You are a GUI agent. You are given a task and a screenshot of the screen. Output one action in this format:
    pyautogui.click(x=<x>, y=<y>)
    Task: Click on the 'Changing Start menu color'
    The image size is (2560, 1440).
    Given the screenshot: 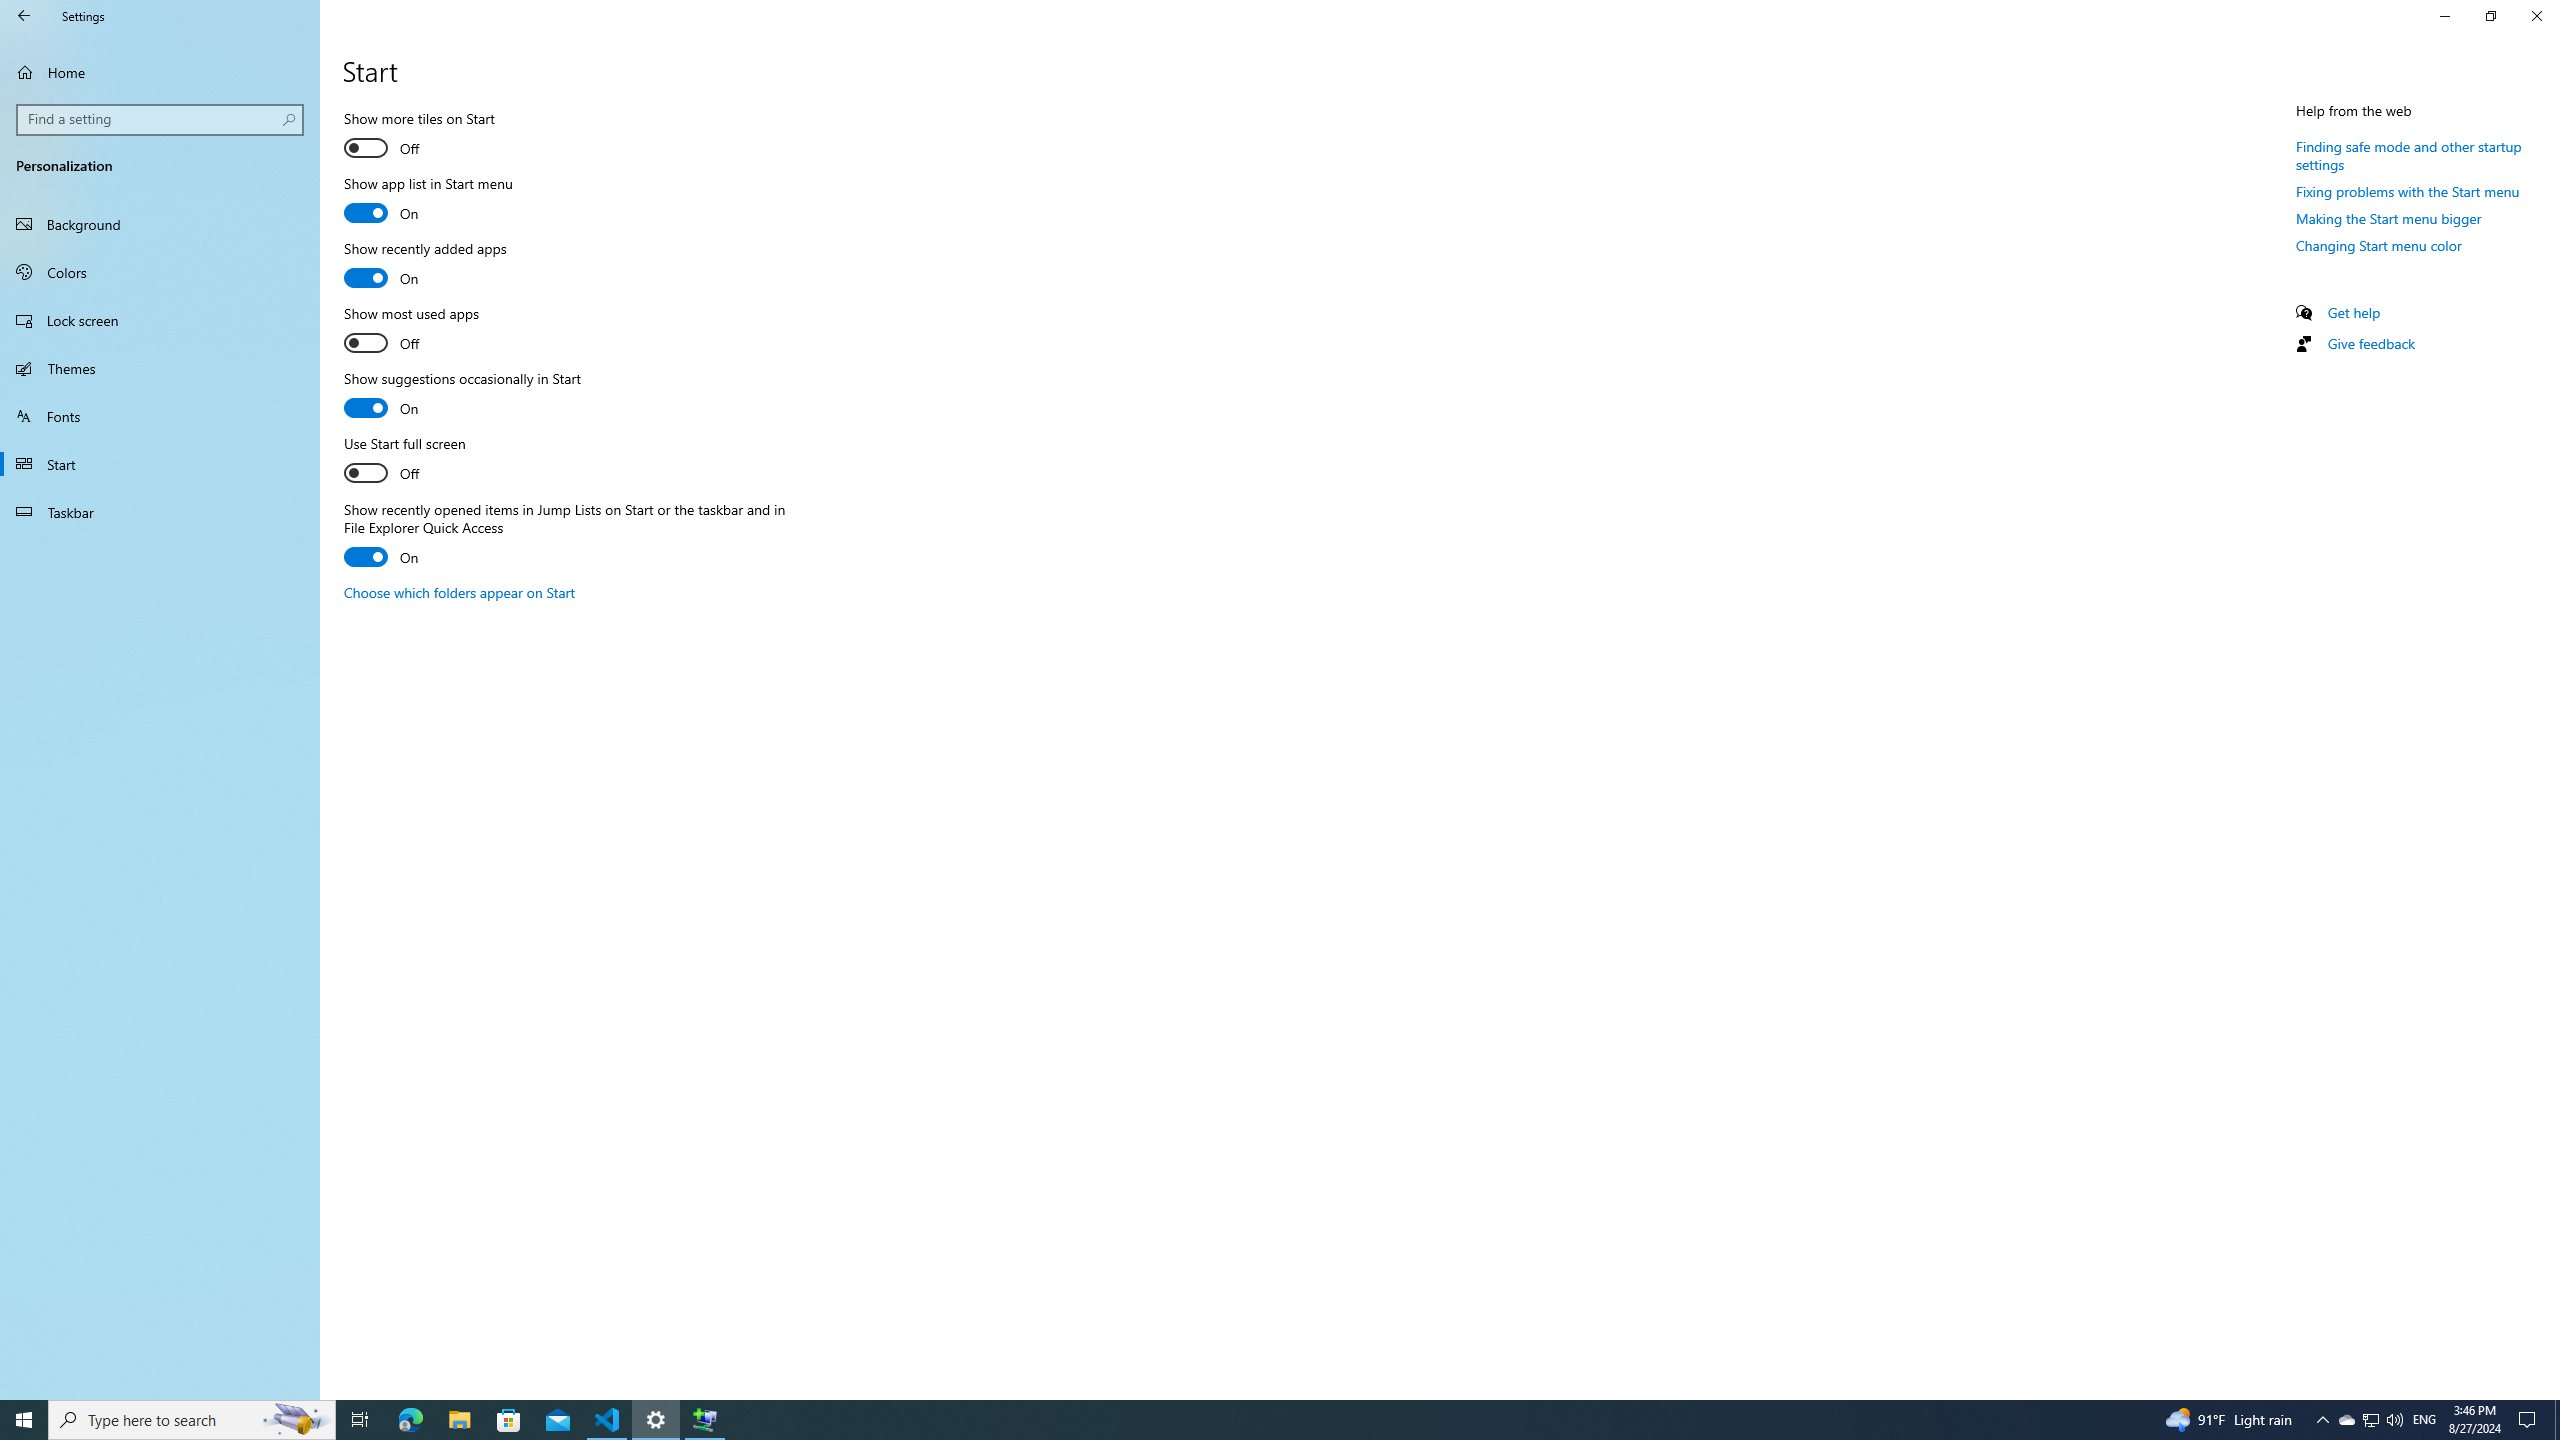 What is the action you would take?
    pyautogui.click(x=2378, y=245)
    